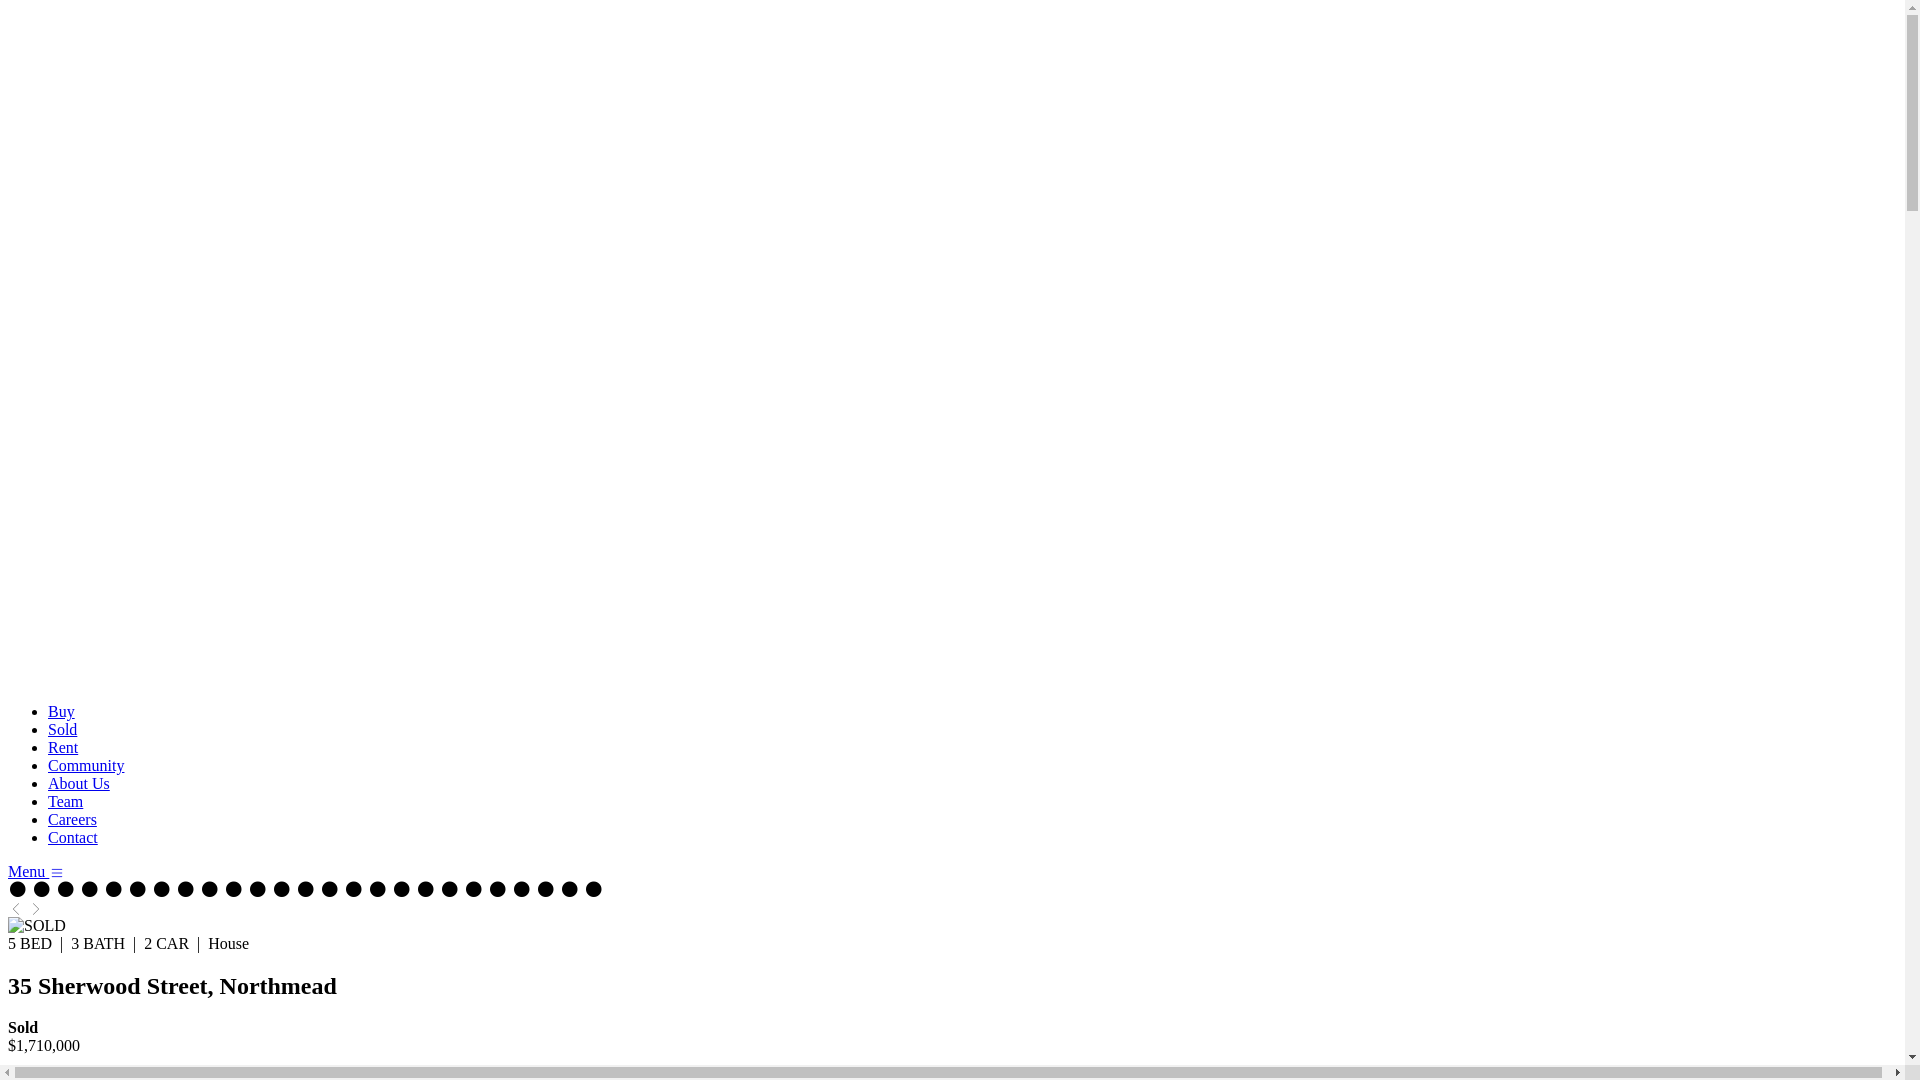 The image size is (1920, 1080). I want to click on 'Sold', so click(62, 729).